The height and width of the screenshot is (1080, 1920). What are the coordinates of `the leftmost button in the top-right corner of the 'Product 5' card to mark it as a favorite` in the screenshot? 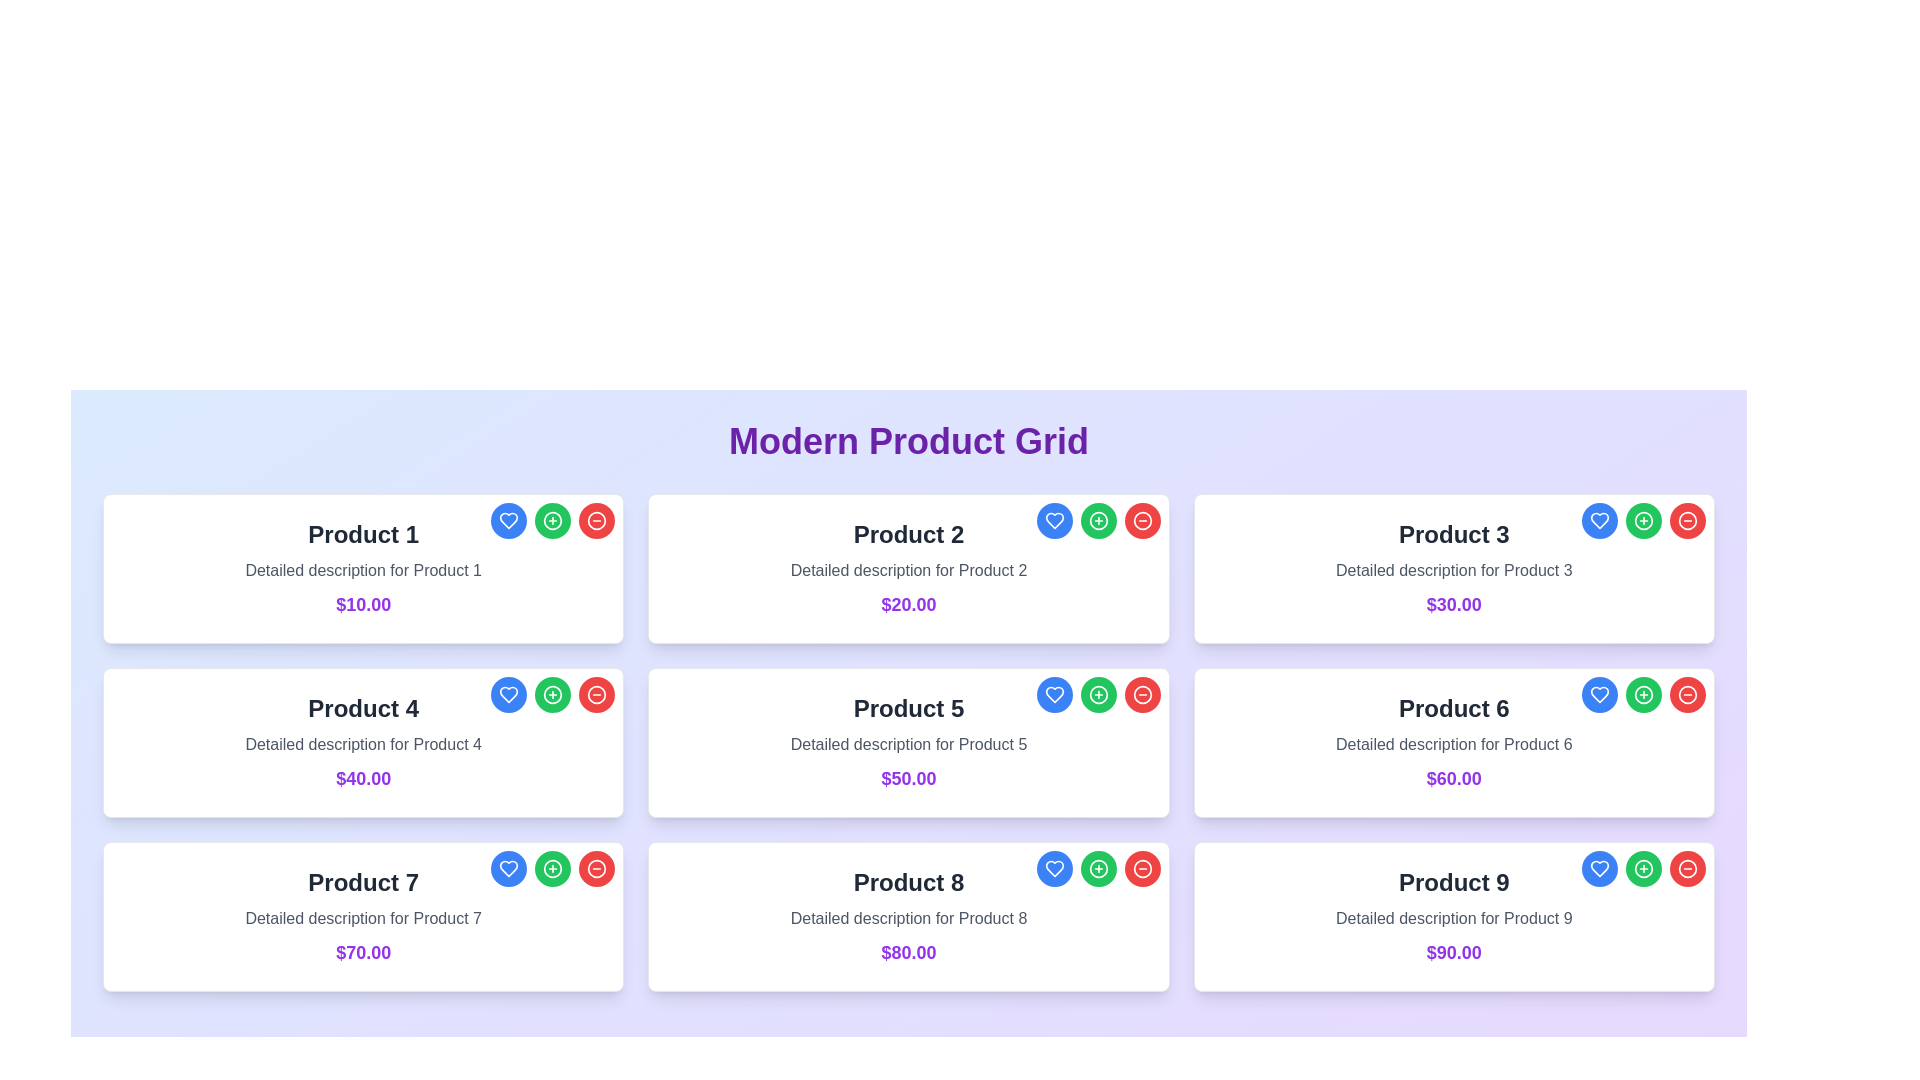 It's located at (1053, 693).